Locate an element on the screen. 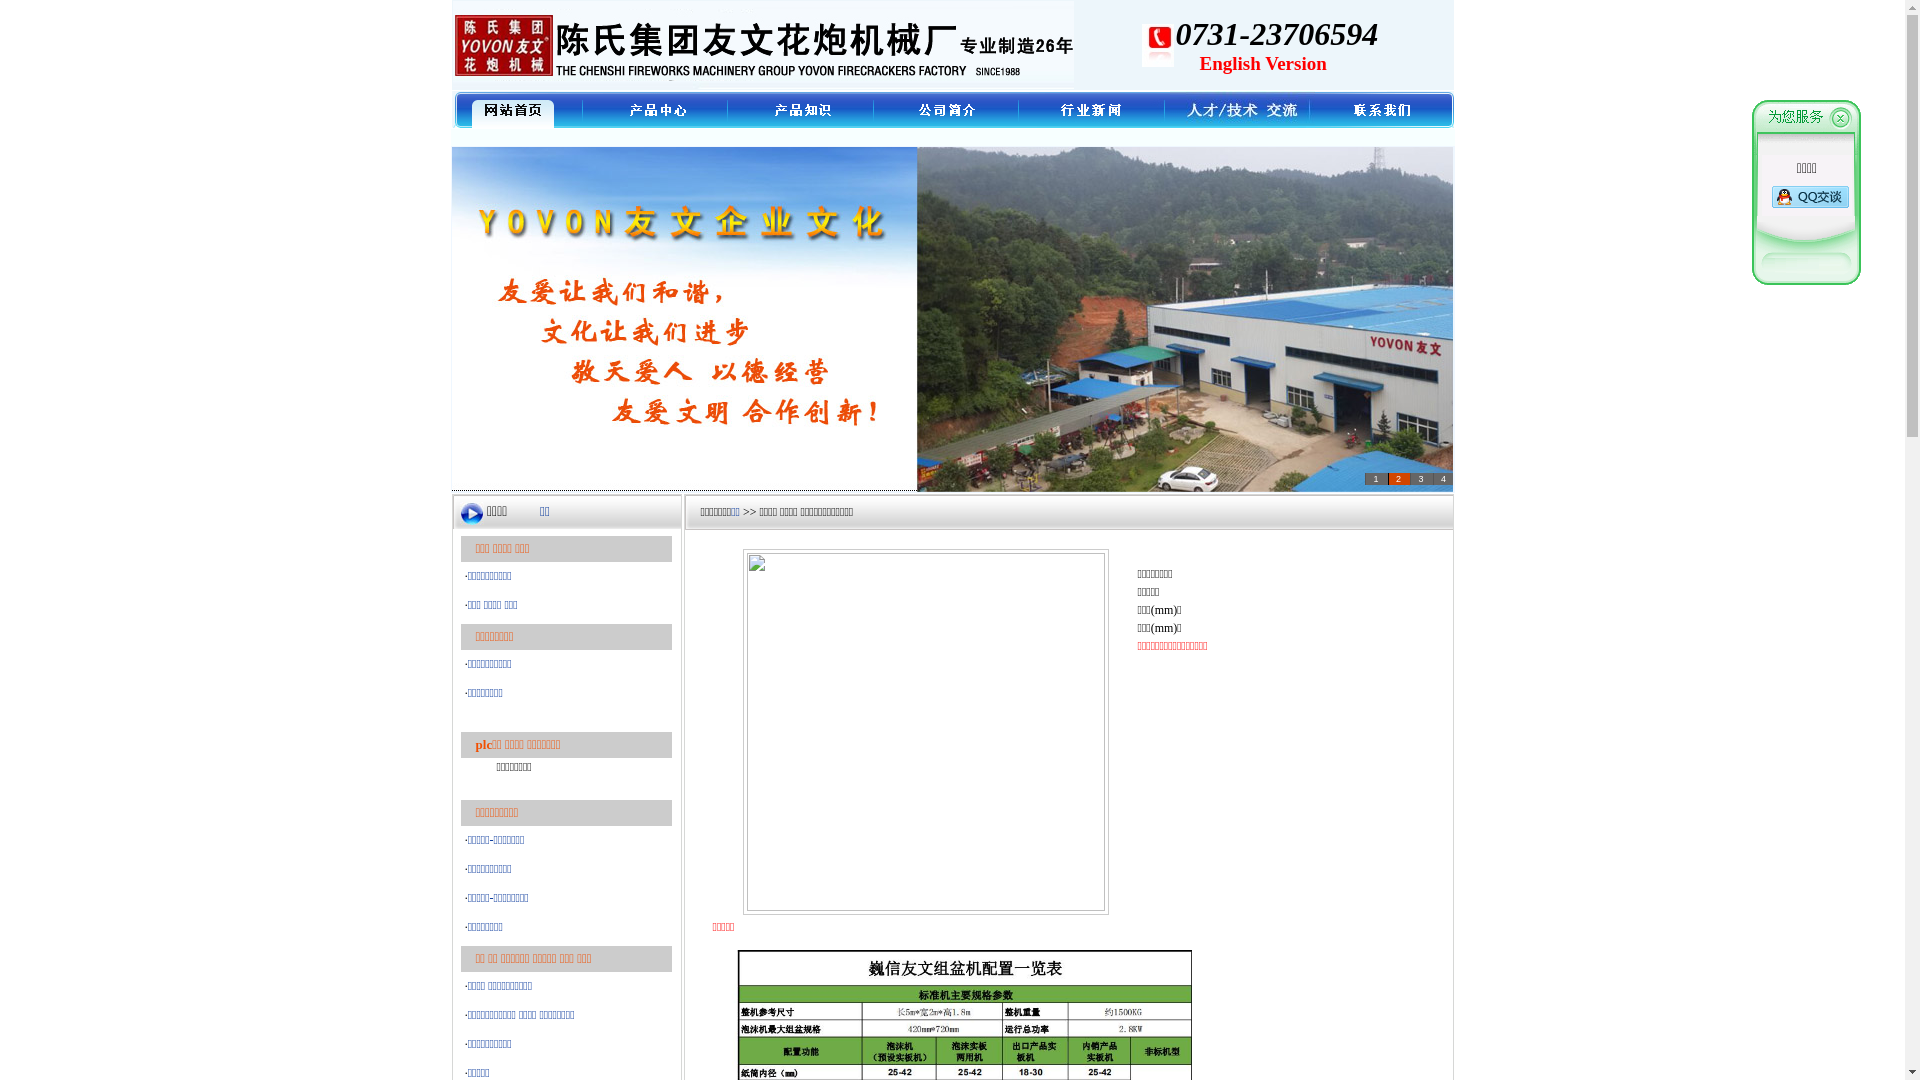 The image size is (1920, 1080). 'English Version' is located at coordinates (1262, 61).